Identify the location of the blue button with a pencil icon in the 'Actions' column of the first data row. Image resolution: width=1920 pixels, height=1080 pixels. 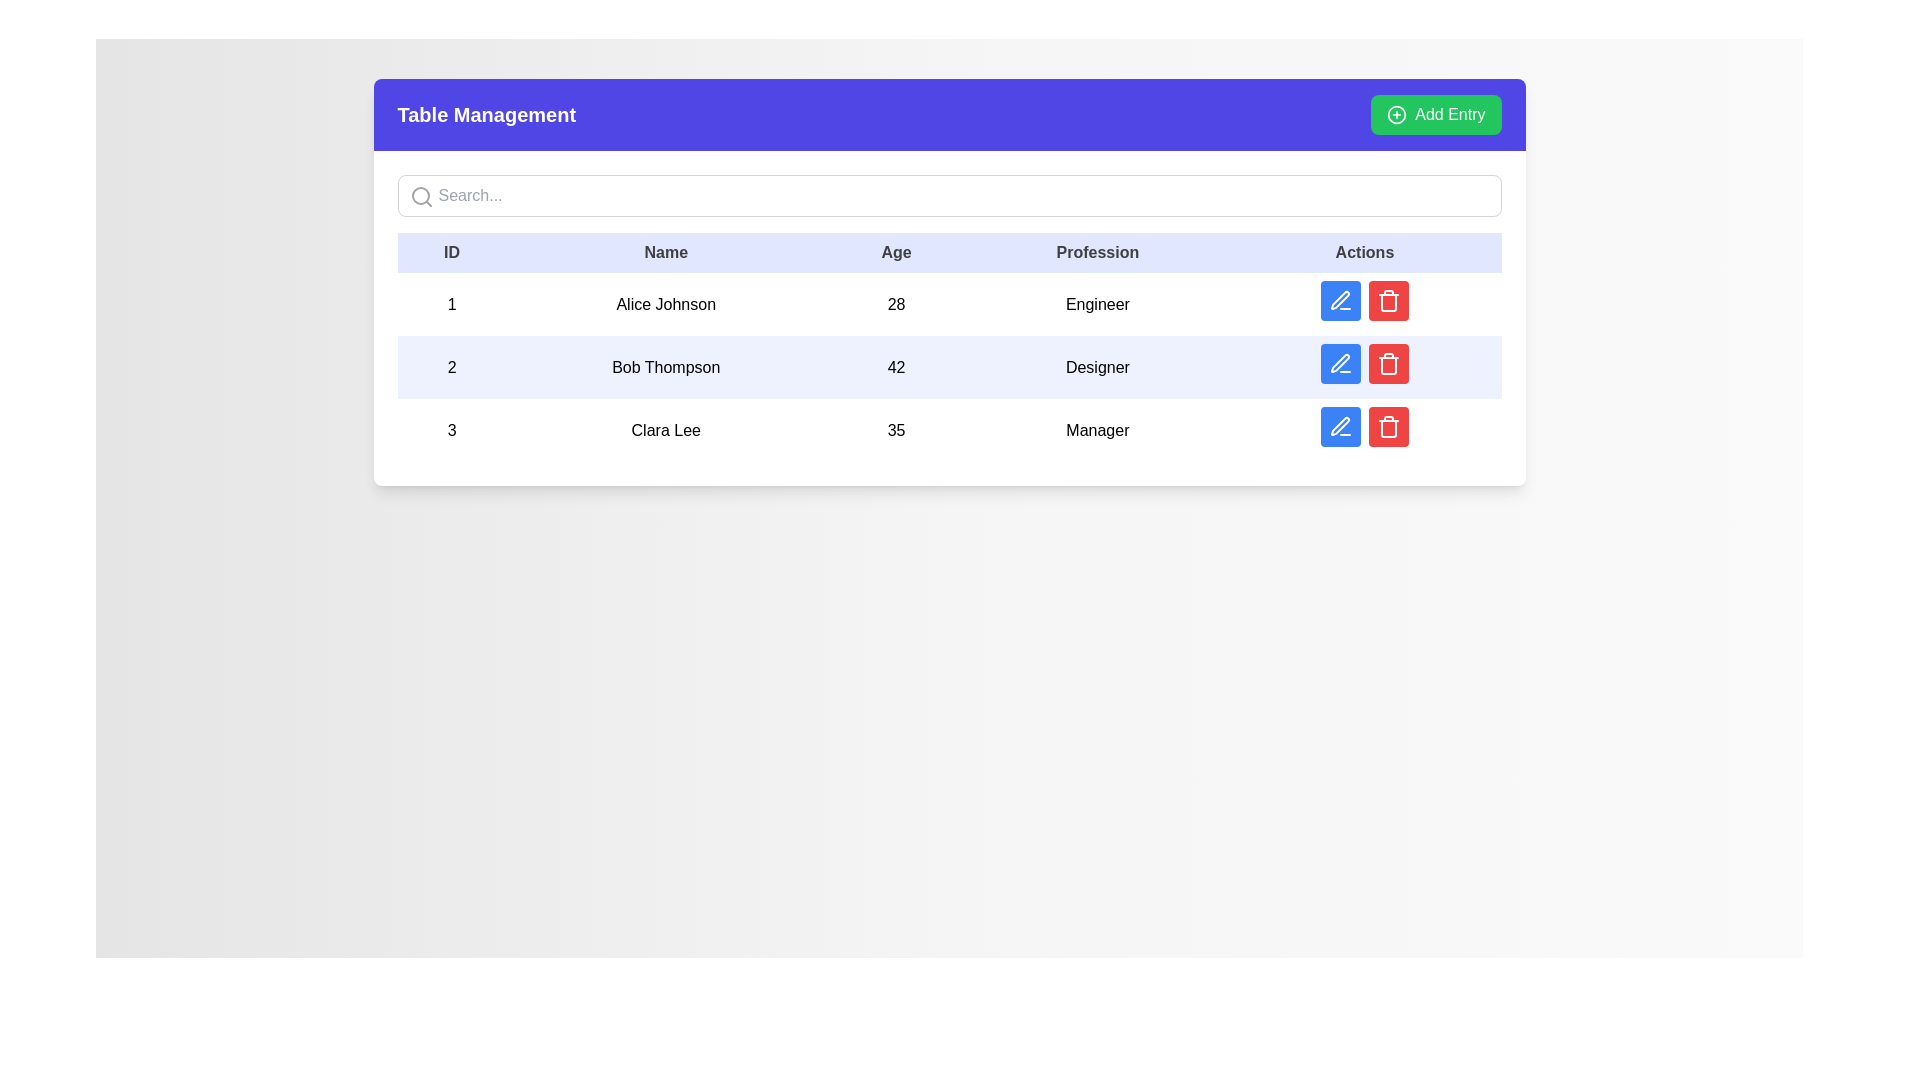
(1363, 300).